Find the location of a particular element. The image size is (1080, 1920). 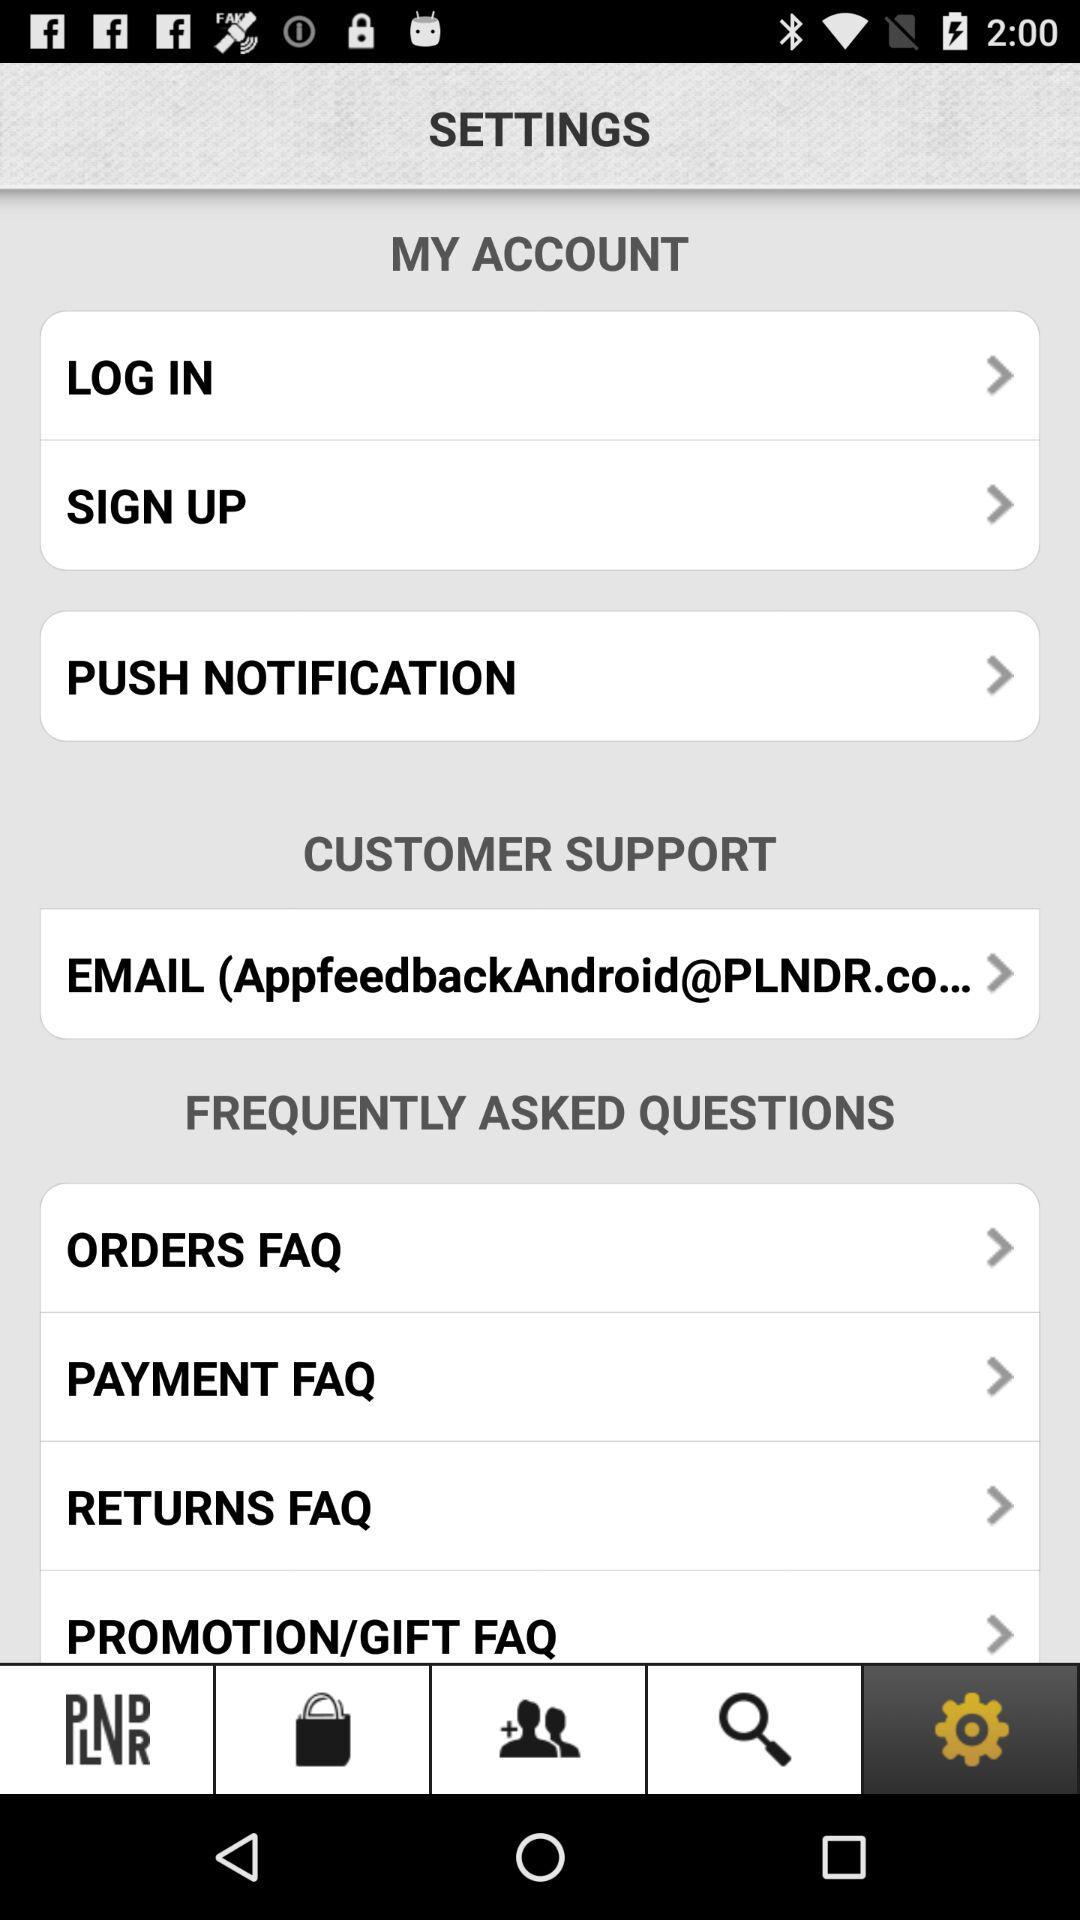

the item above the payment faq icon is located at coordinates (540, 1247).